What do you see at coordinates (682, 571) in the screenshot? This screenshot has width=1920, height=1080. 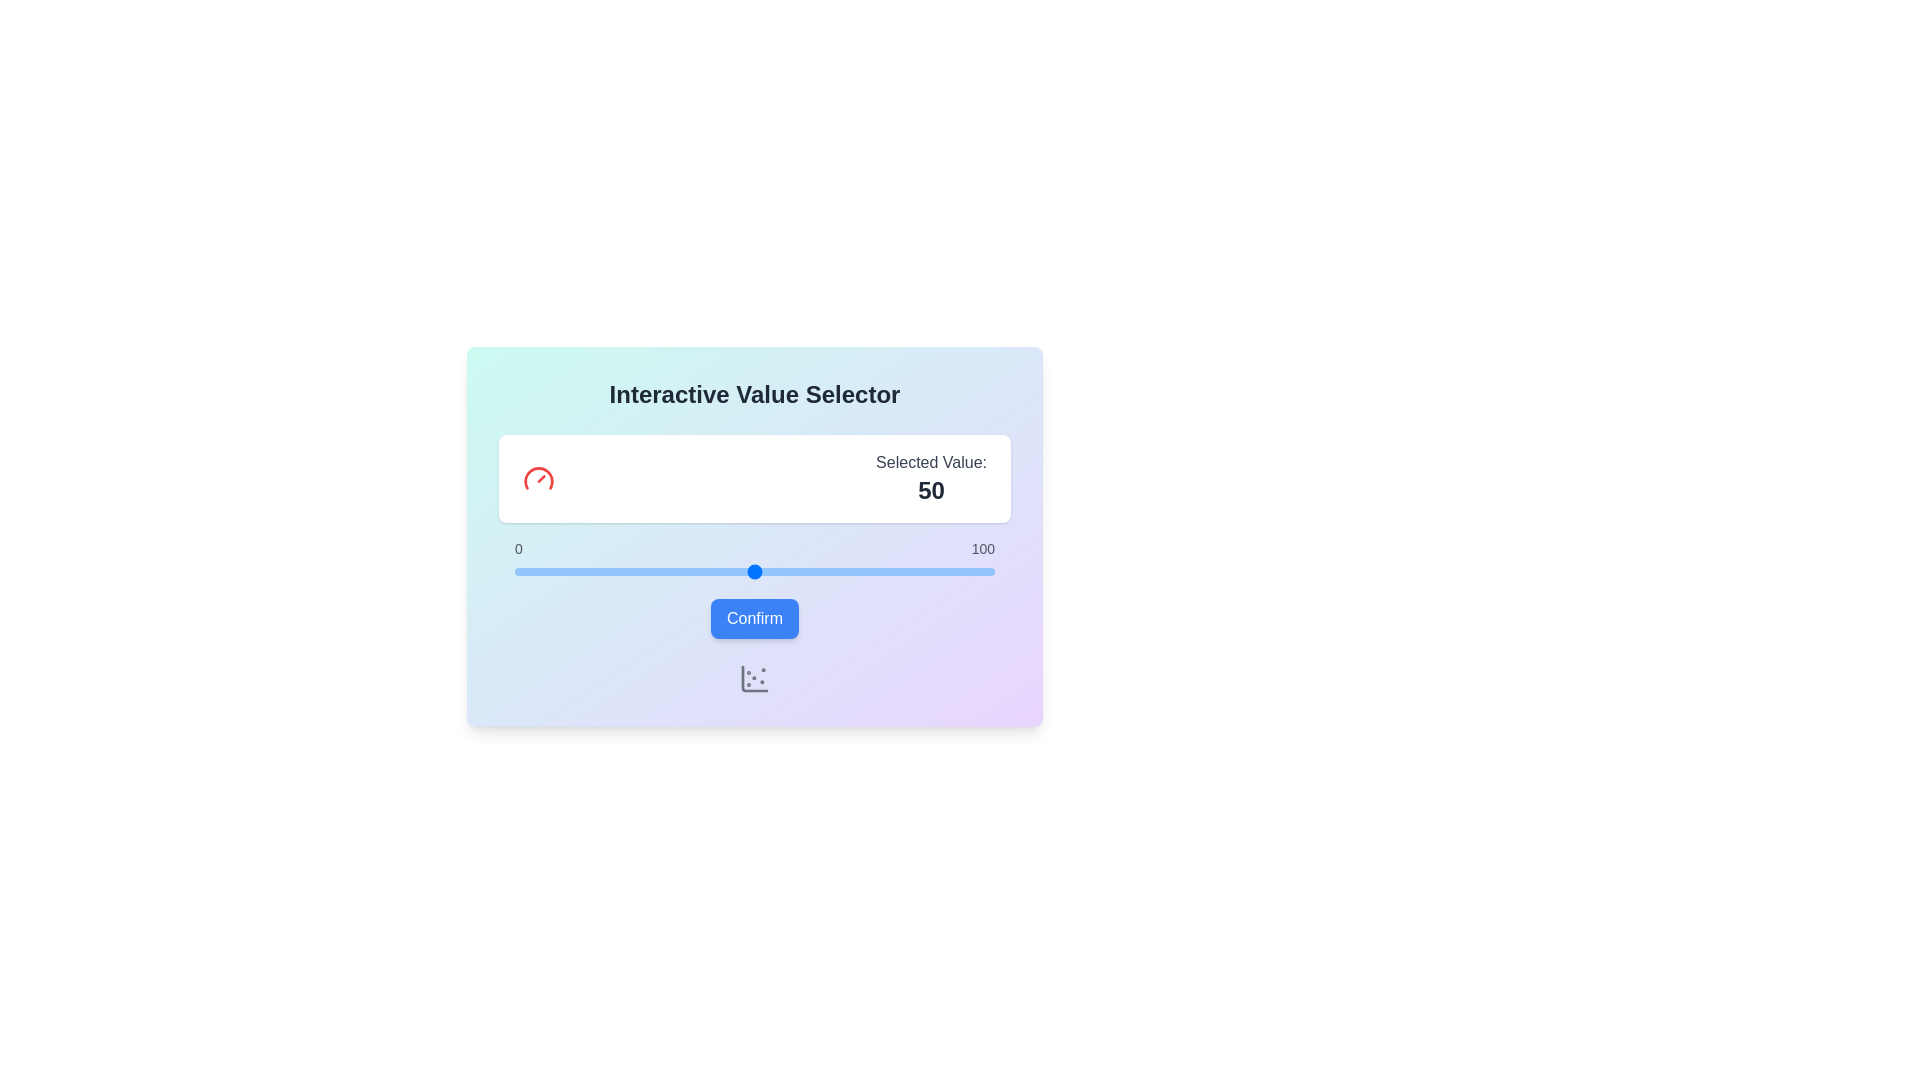 I see `the slider to set the value to 35` at bounding box center [682, 571].